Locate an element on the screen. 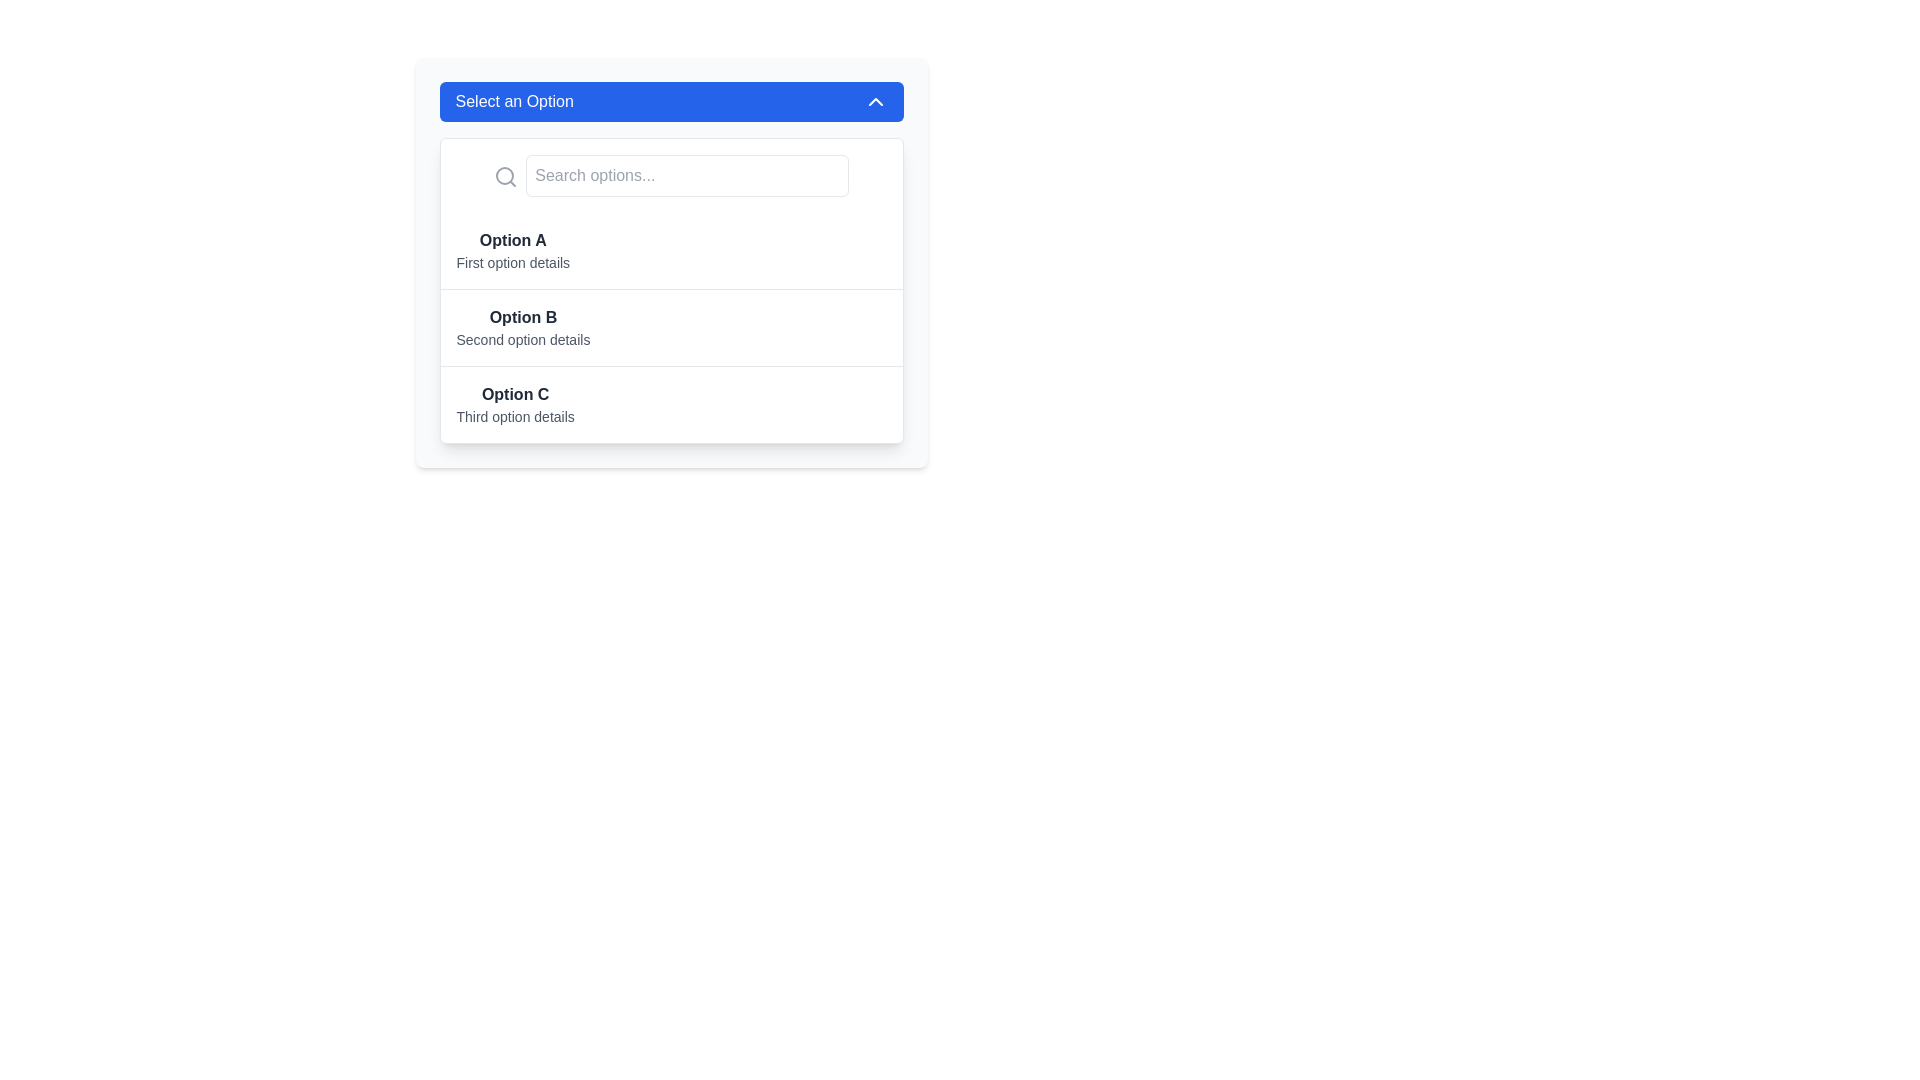 This screenshot has width=1920, height=1080. the third item in the dropdown list is located at coordinates (671, 404).